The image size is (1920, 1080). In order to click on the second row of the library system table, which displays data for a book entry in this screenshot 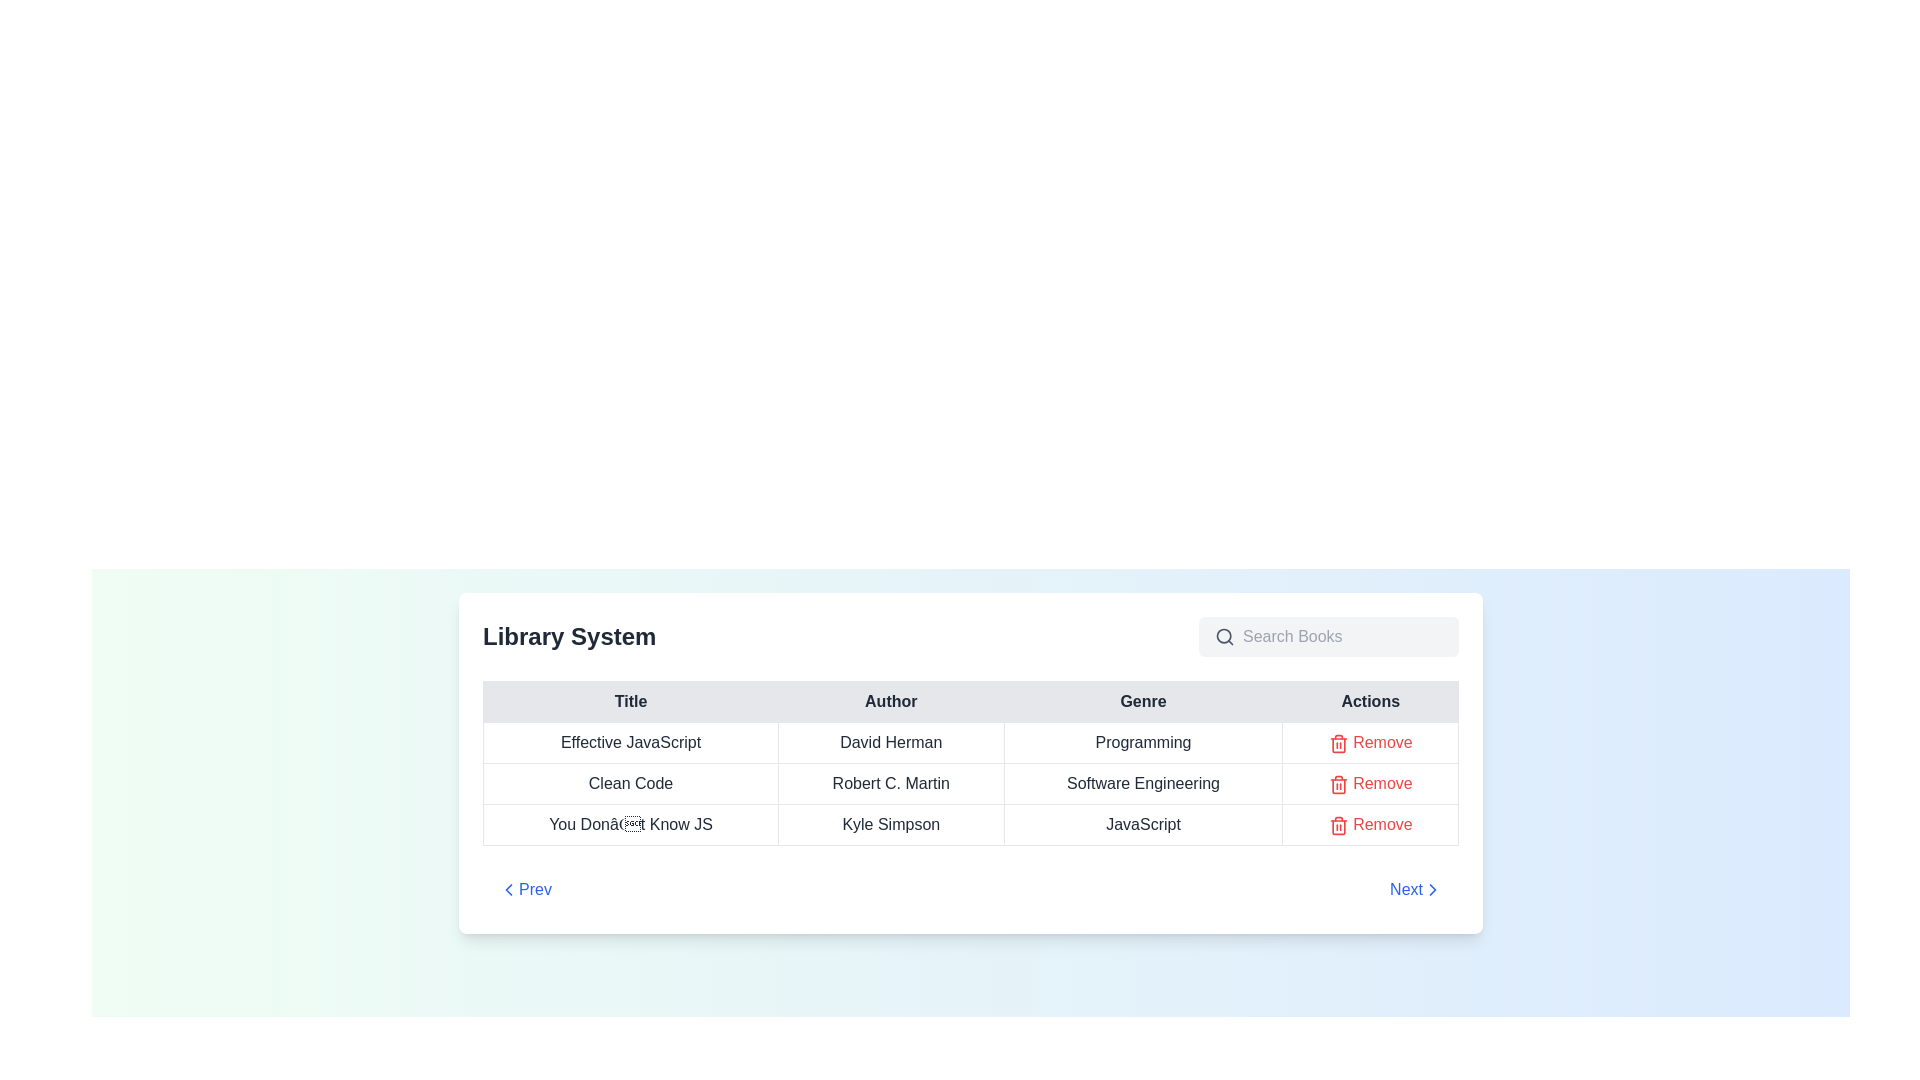, I will do `click(970, 782)`.